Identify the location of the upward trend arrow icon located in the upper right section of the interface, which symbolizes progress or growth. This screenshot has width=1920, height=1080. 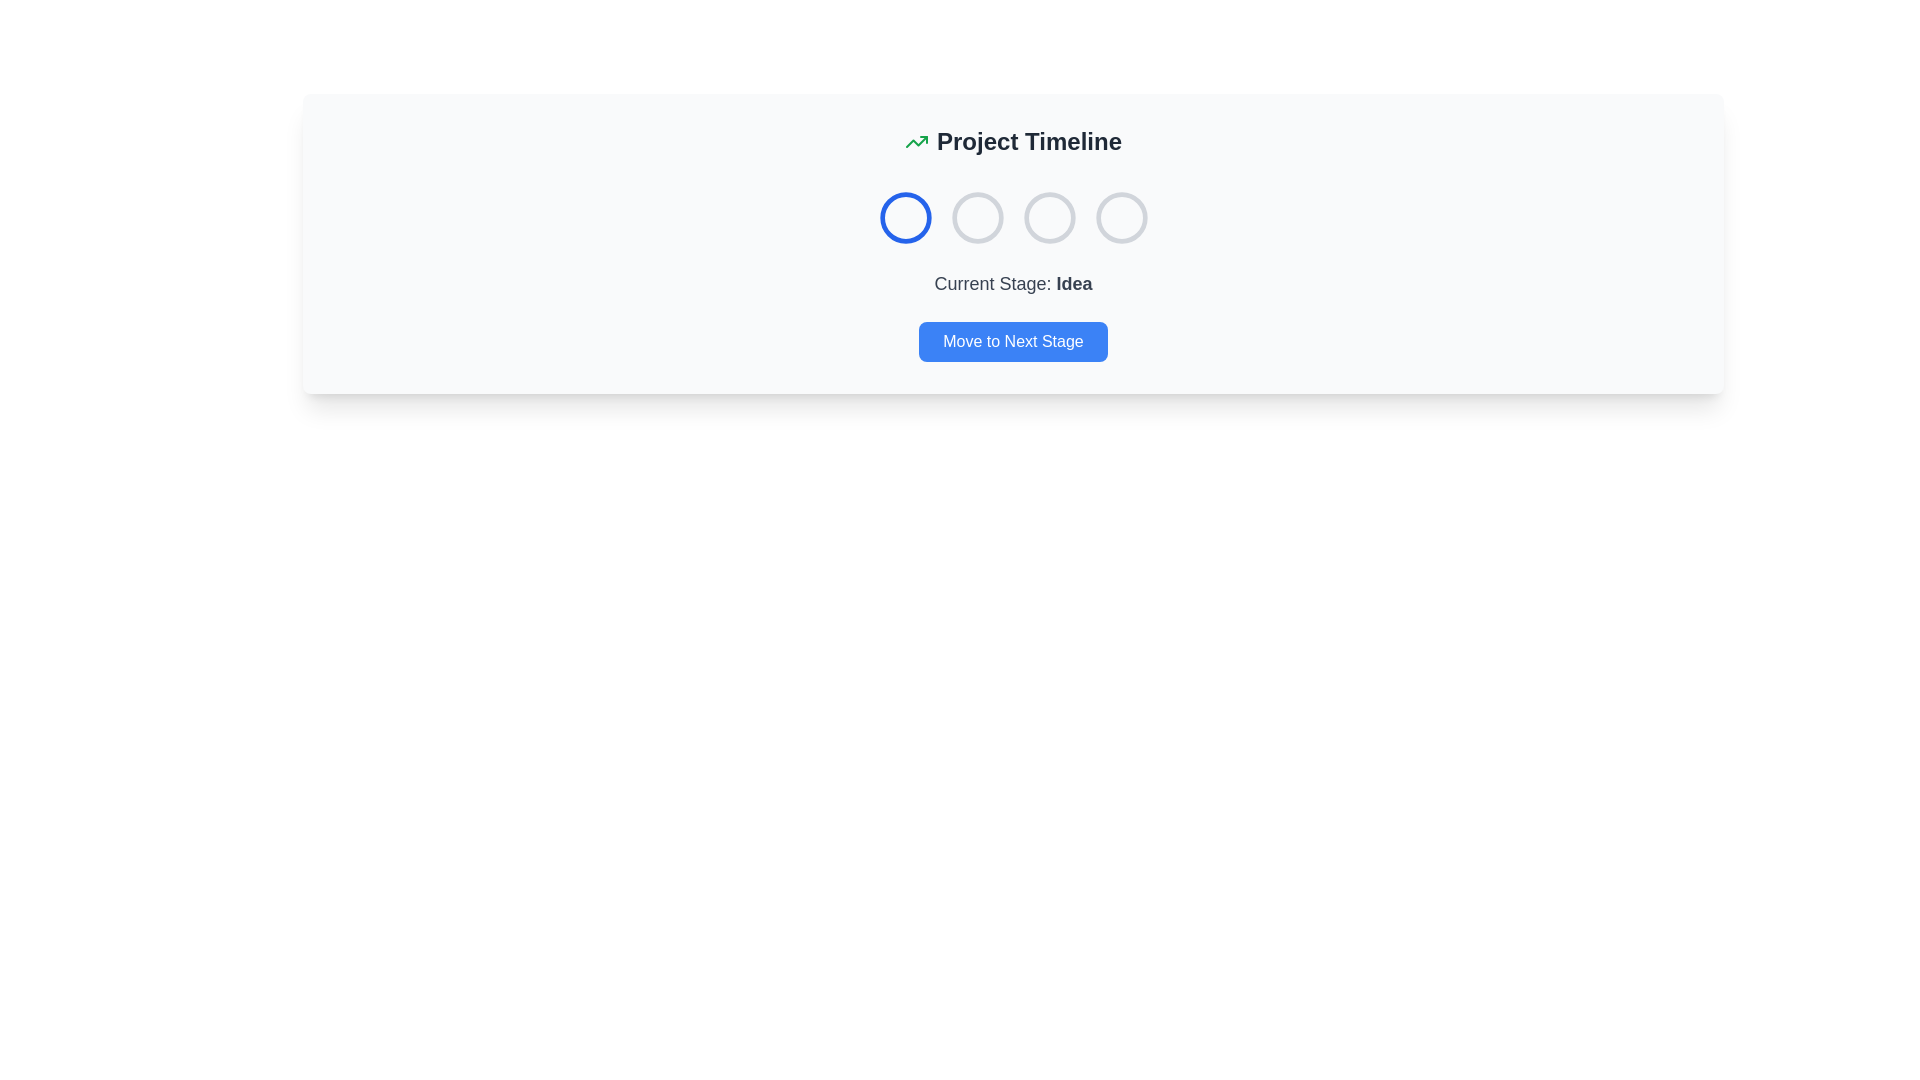
(915, 141).